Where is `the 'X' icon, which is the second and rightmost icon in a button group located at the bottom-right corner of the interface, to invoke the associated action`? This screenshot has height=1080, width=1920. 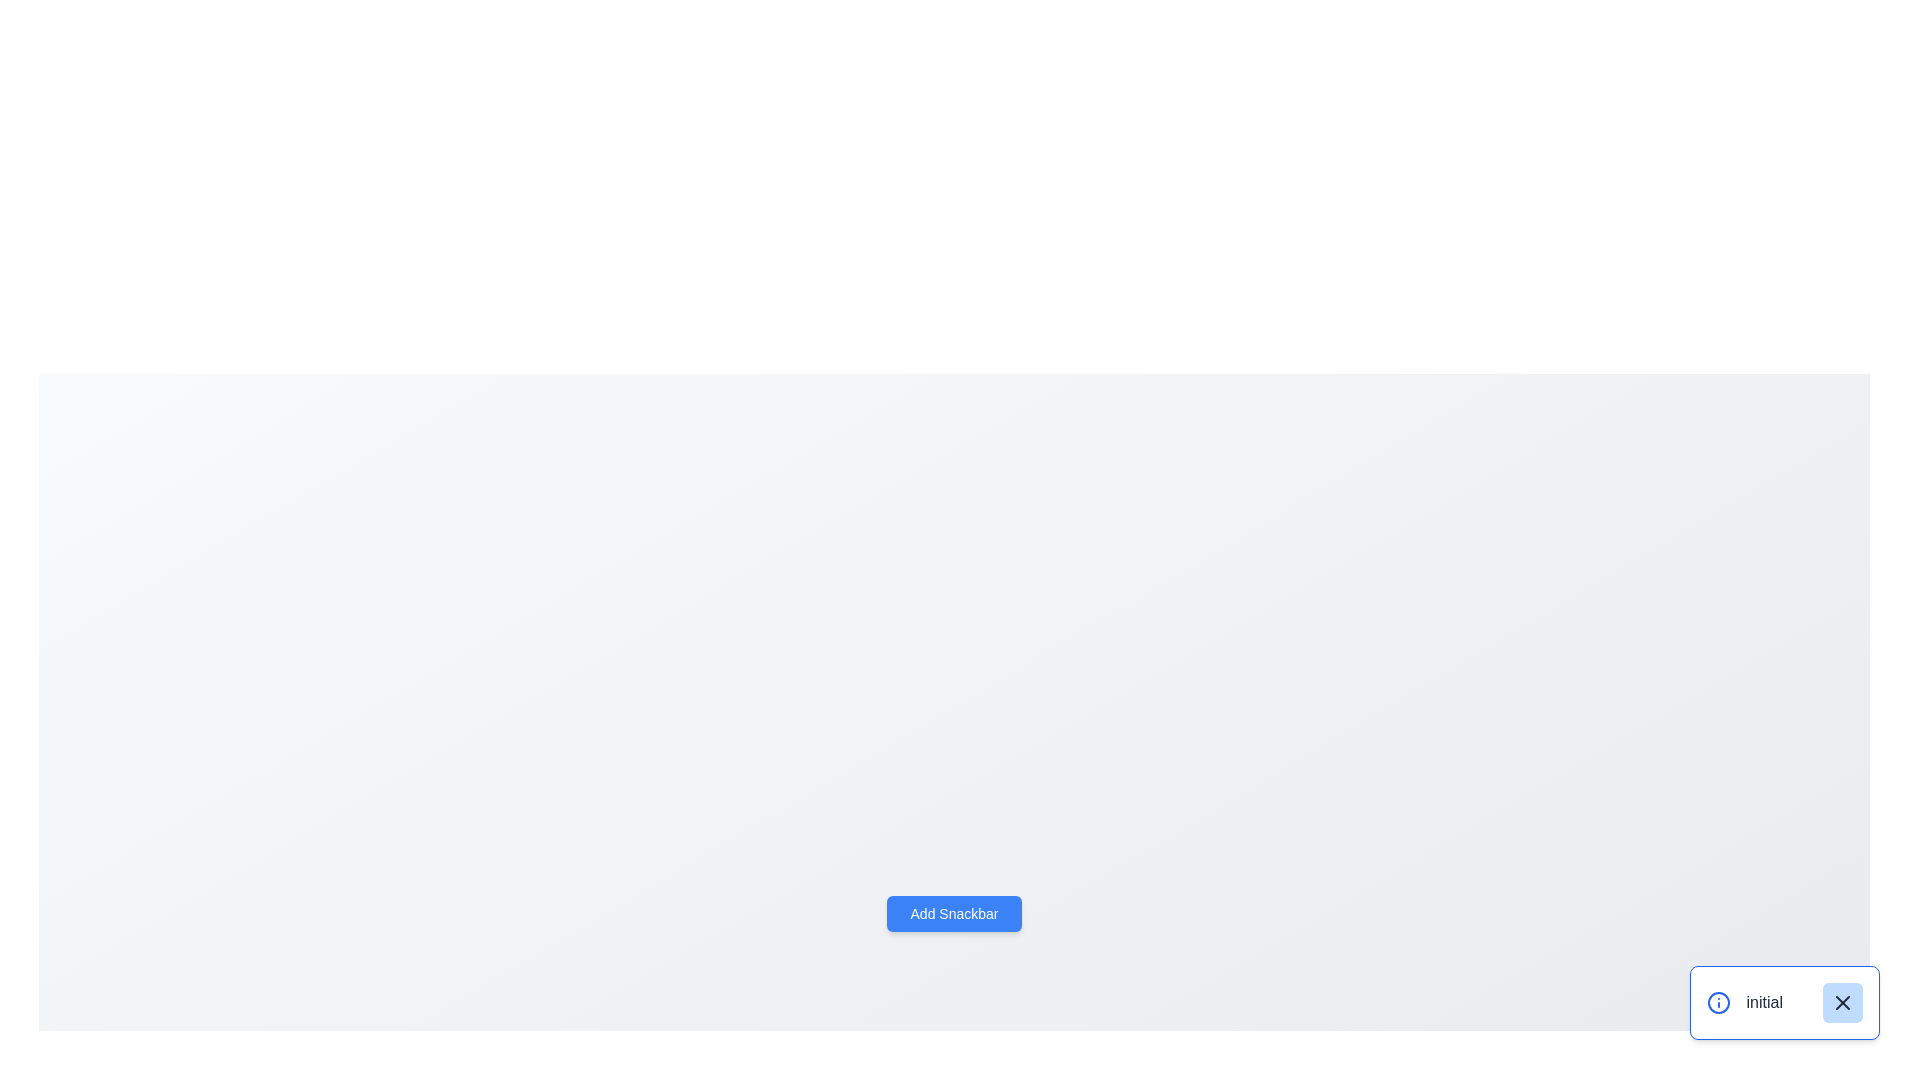 the 'X' icon, which is the second and rightmost icon in a button group located at the bottom-right corner of the interface, to invoke the associated action is located at coordinates (1842, 1002).